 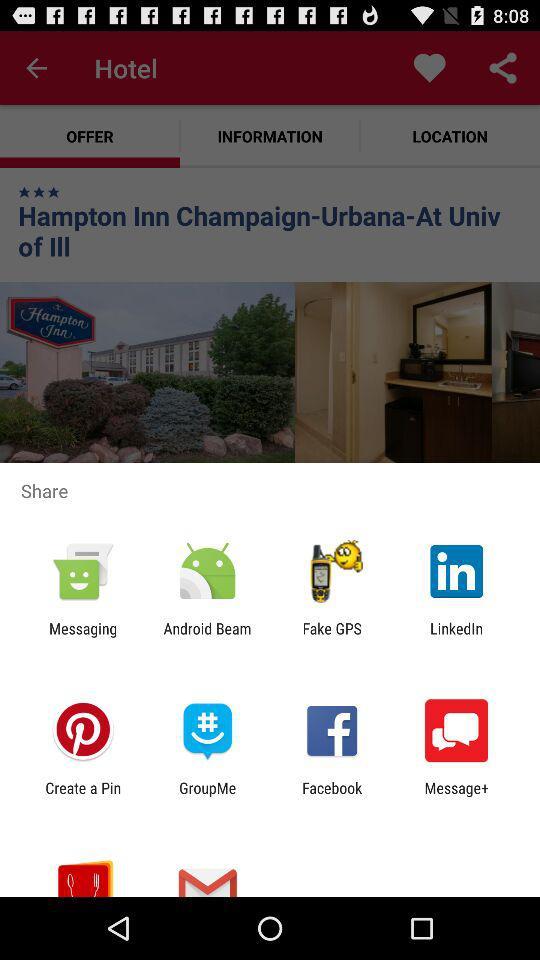 I want to click on the create a pin app, so click(x=82, y=796).